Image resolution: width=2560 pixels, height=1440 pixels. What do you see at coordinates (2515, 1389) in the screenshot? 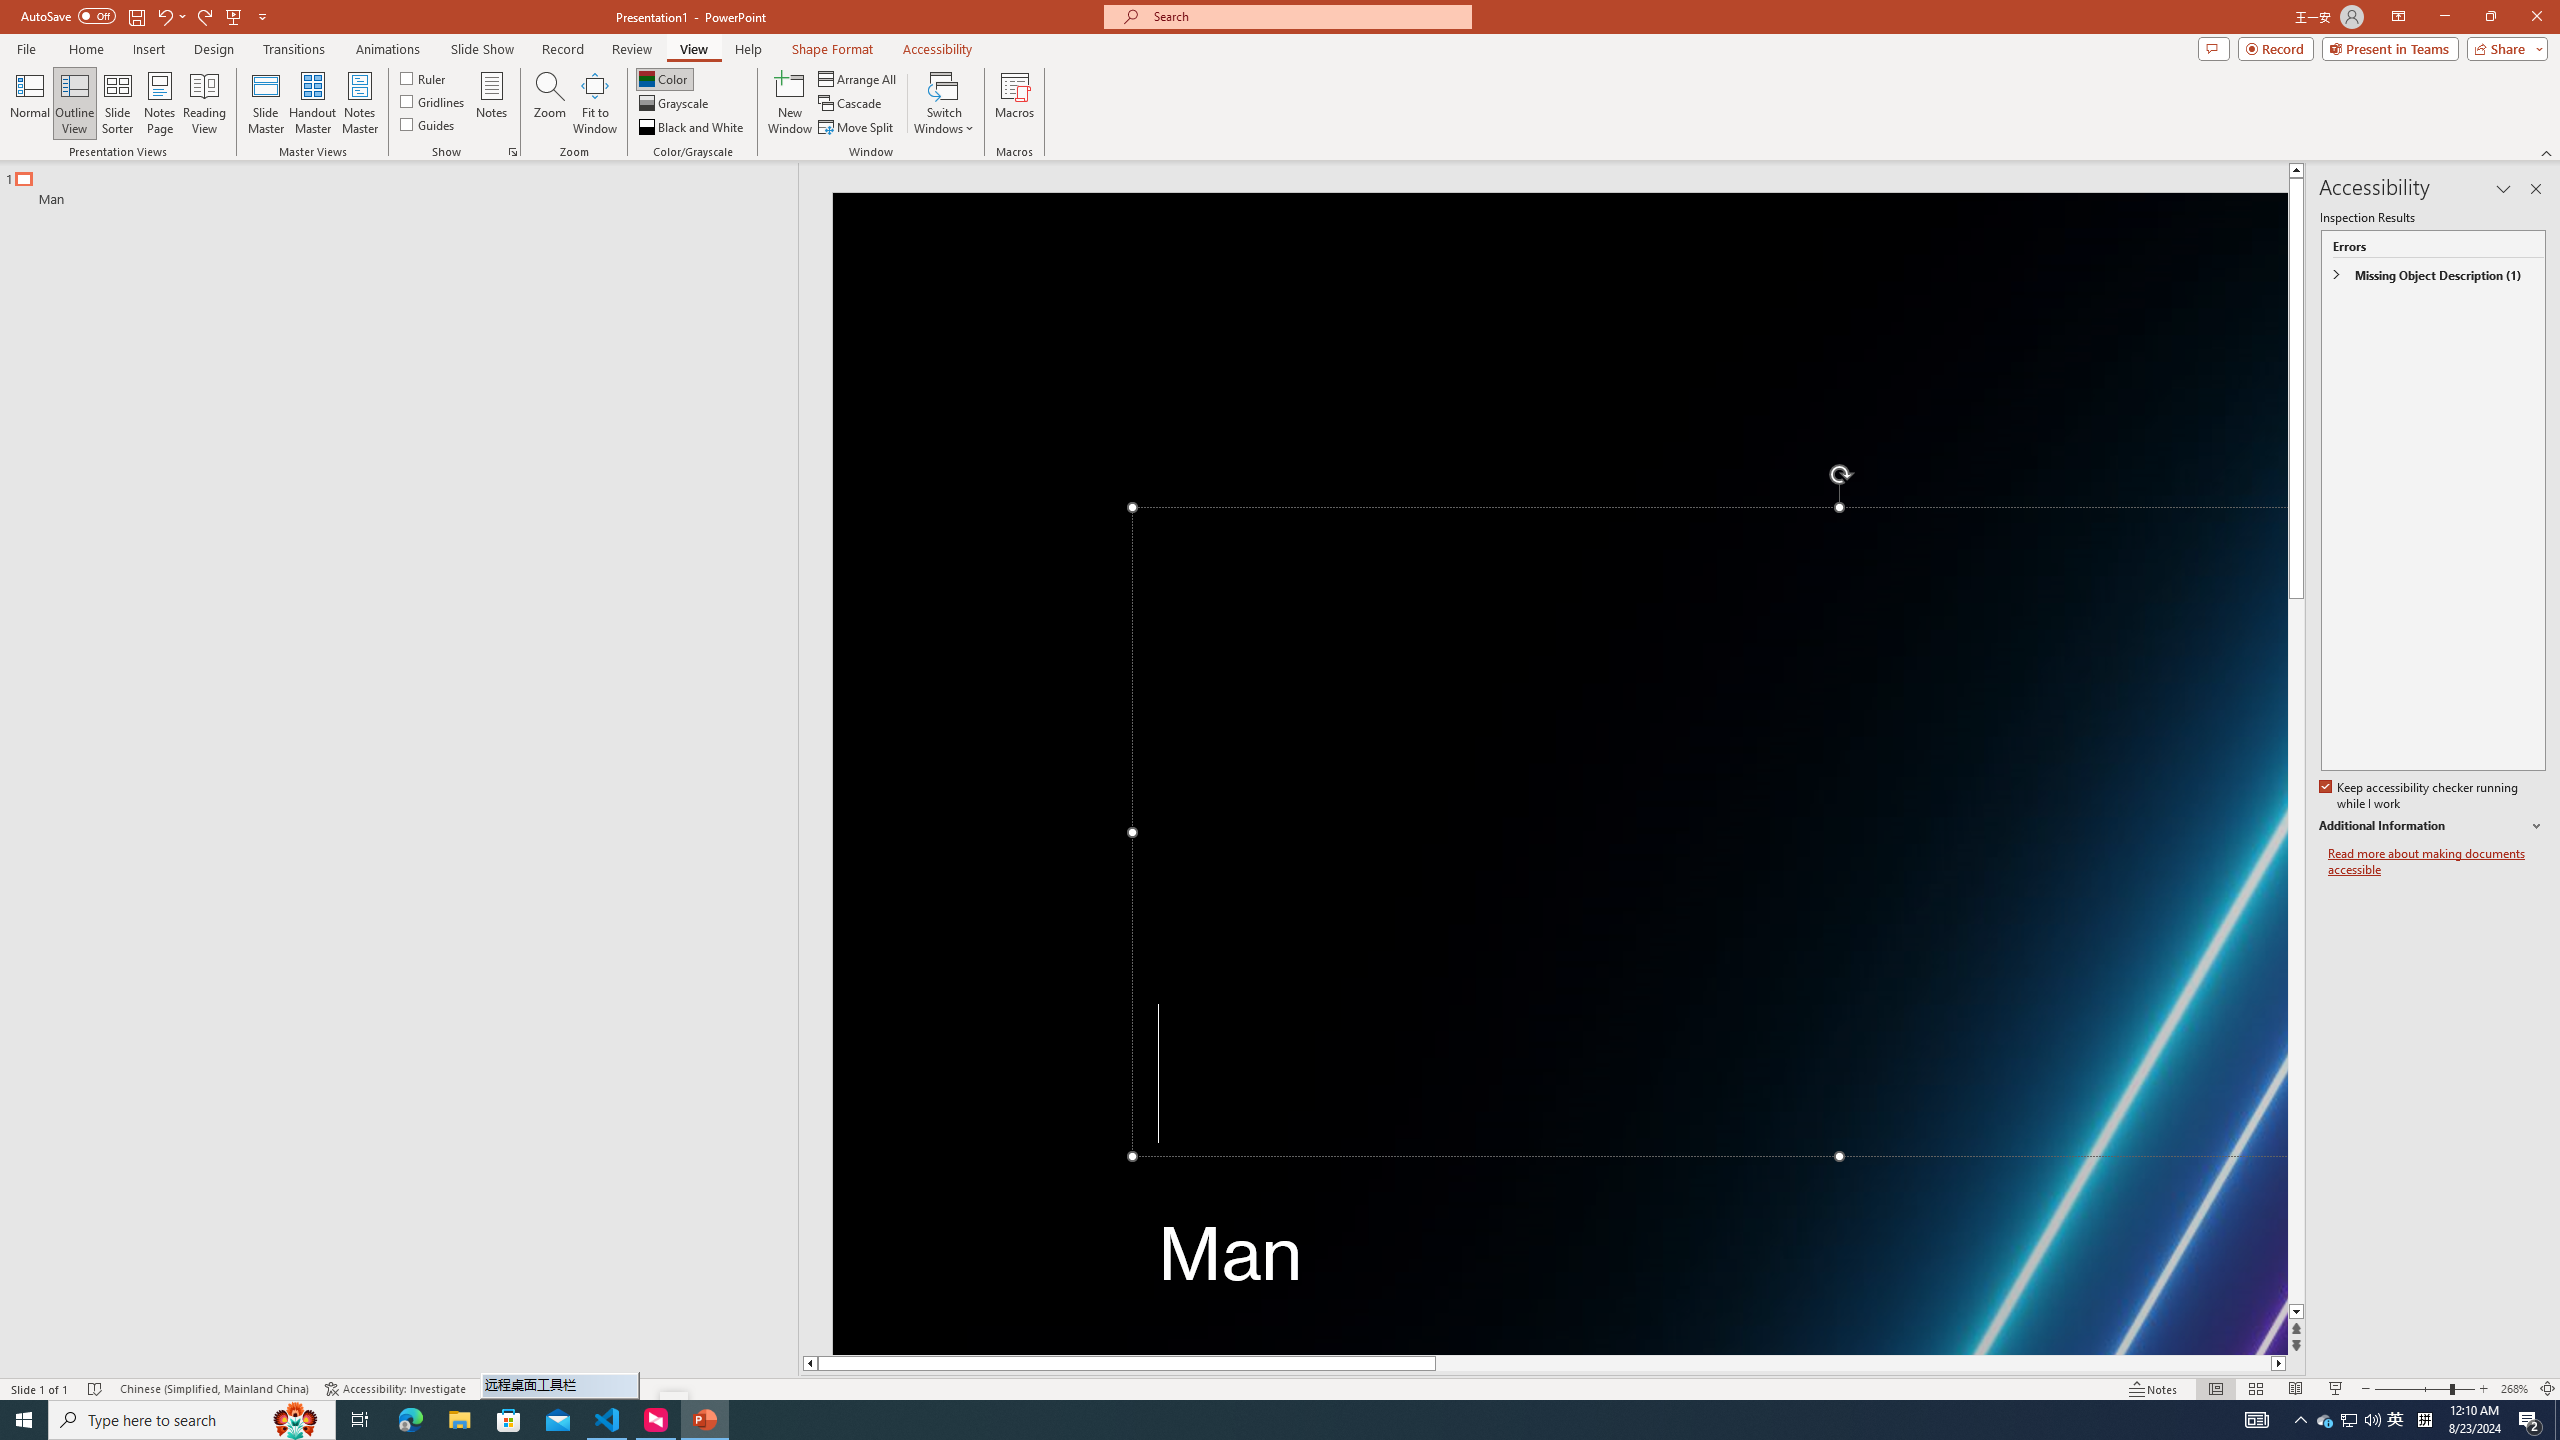
I see `'Zoom 268%'` at bounding box center [2515, 1389].